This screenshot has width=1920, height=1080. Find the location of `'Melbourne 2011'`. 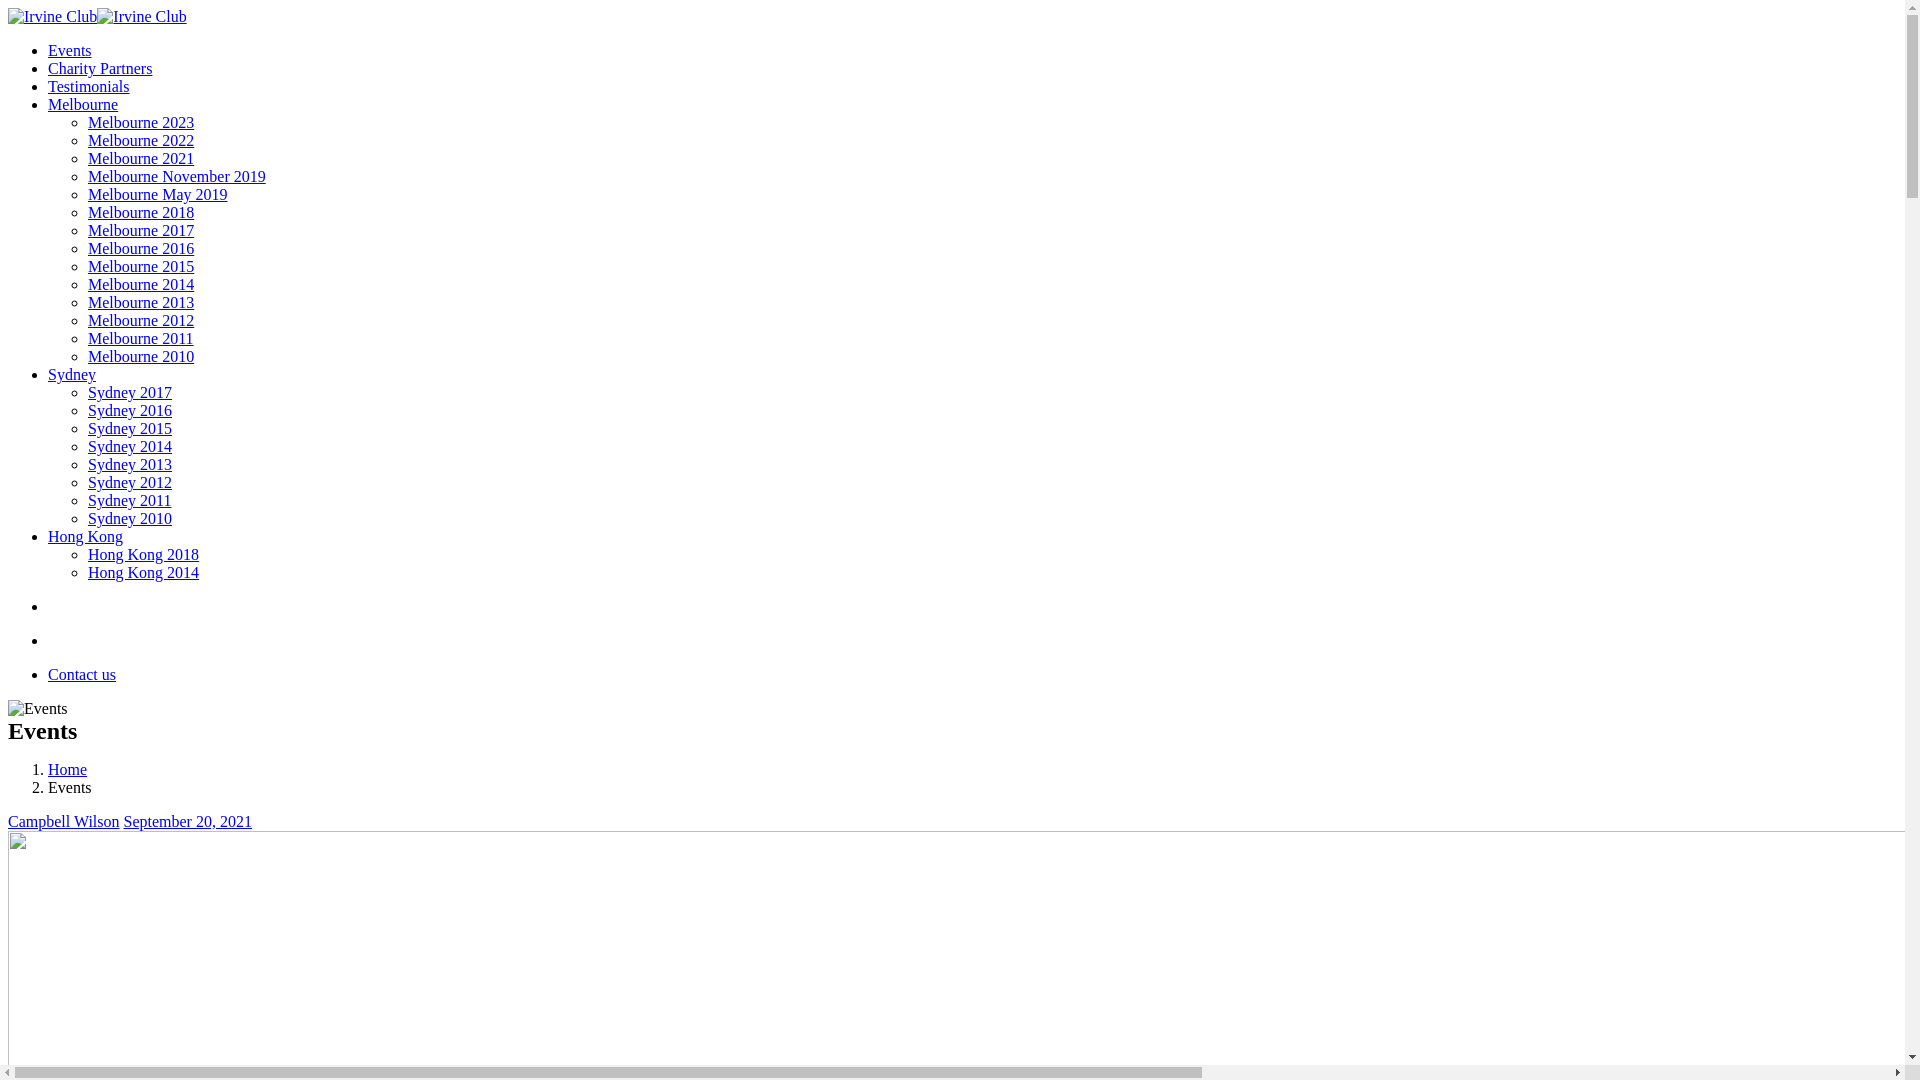

'Melbourne 2011' is located at coordinates (139, 337).